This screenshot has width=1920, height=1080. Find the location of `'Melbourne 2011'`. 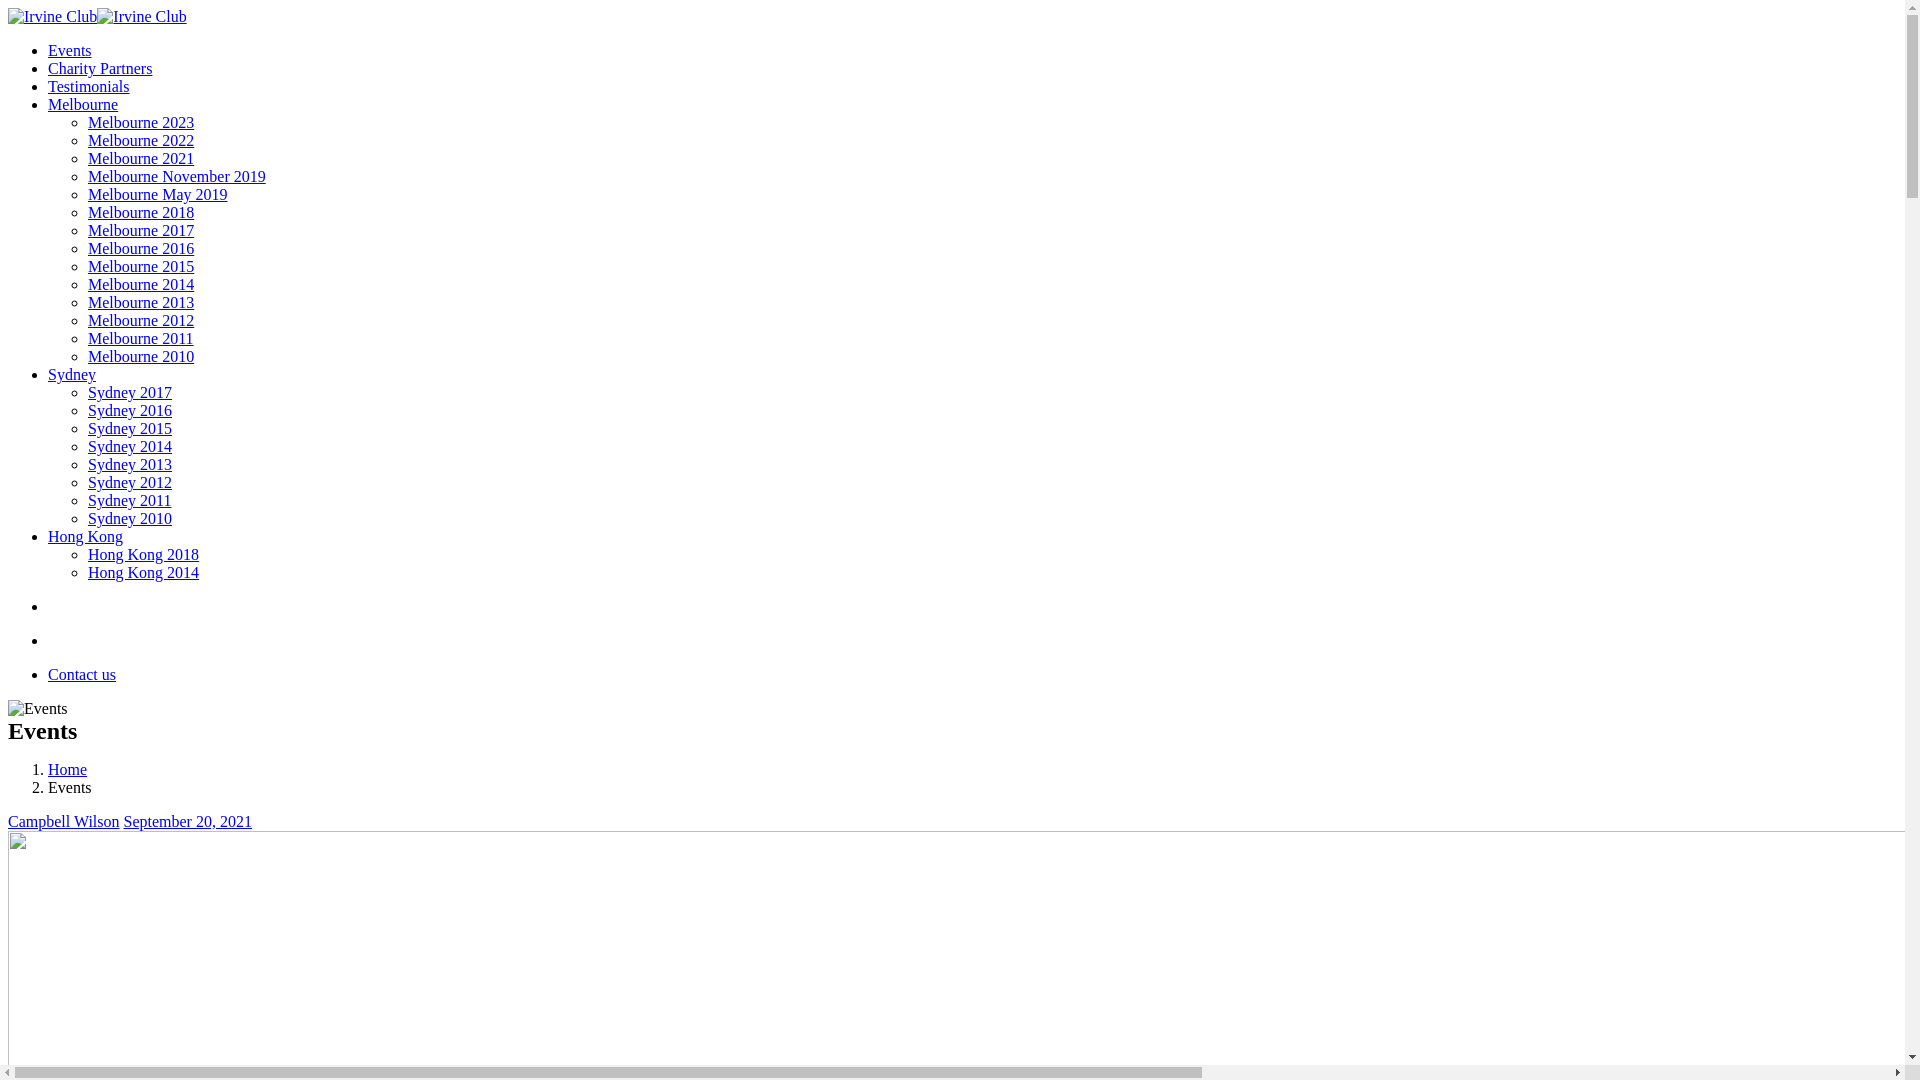

'Melbourne 2011' is located at coordinates (139, 337).